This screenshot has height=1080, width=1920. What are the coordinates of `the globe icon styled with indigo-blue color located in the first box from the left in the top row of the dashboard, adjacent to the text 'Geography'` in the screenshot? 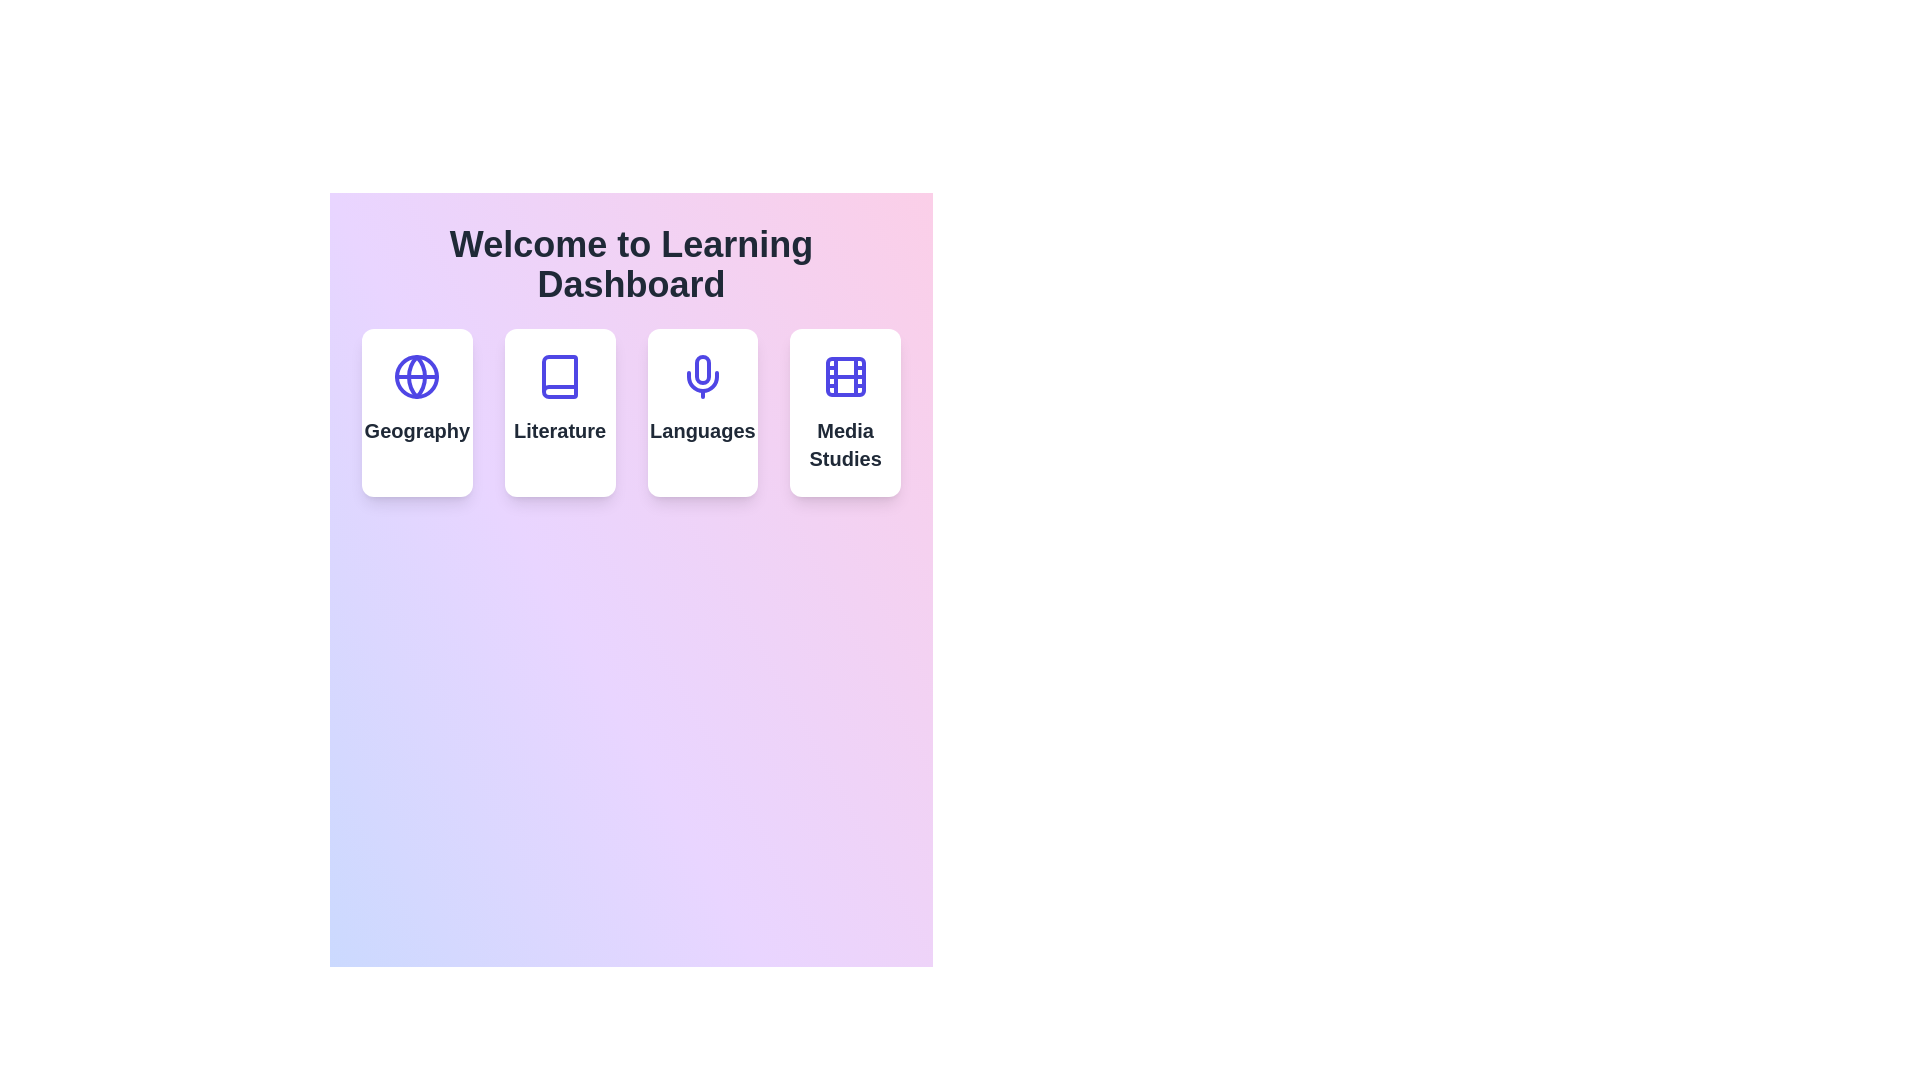 It's located at (416, 377).